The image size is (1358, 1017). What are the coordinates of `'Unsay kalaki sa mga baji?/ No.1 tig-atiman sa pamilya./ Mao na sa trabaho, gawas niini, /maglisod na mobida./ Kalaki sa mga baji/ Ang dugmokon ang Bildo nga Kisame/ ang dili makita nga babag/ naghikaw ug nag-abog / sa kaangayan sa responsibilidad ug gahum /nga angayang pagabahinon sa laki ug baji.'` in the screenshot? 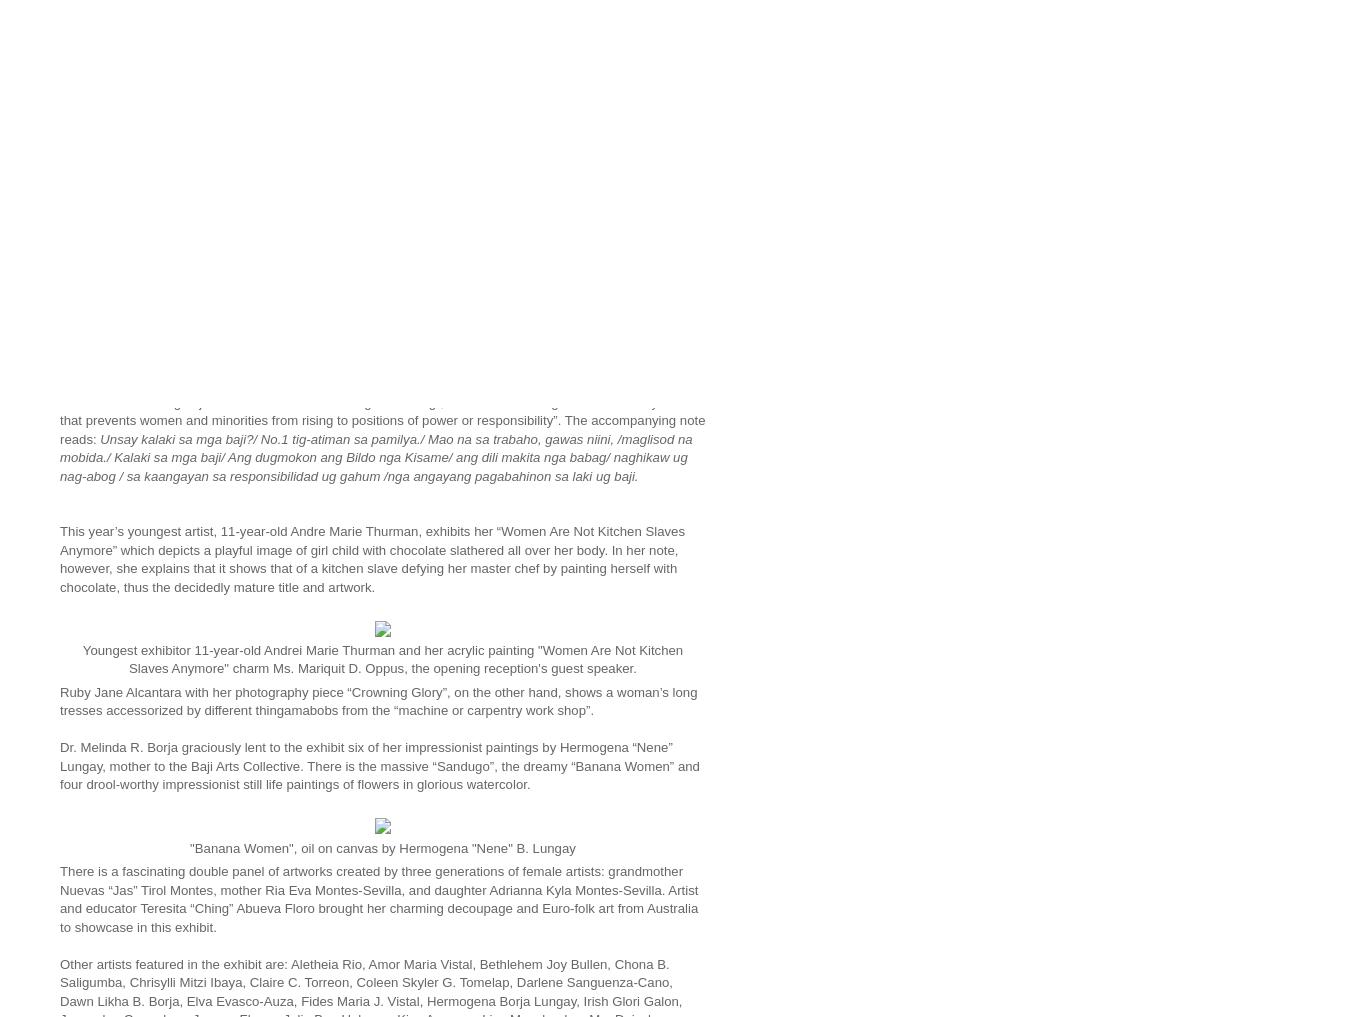 It's located at (376, 456).